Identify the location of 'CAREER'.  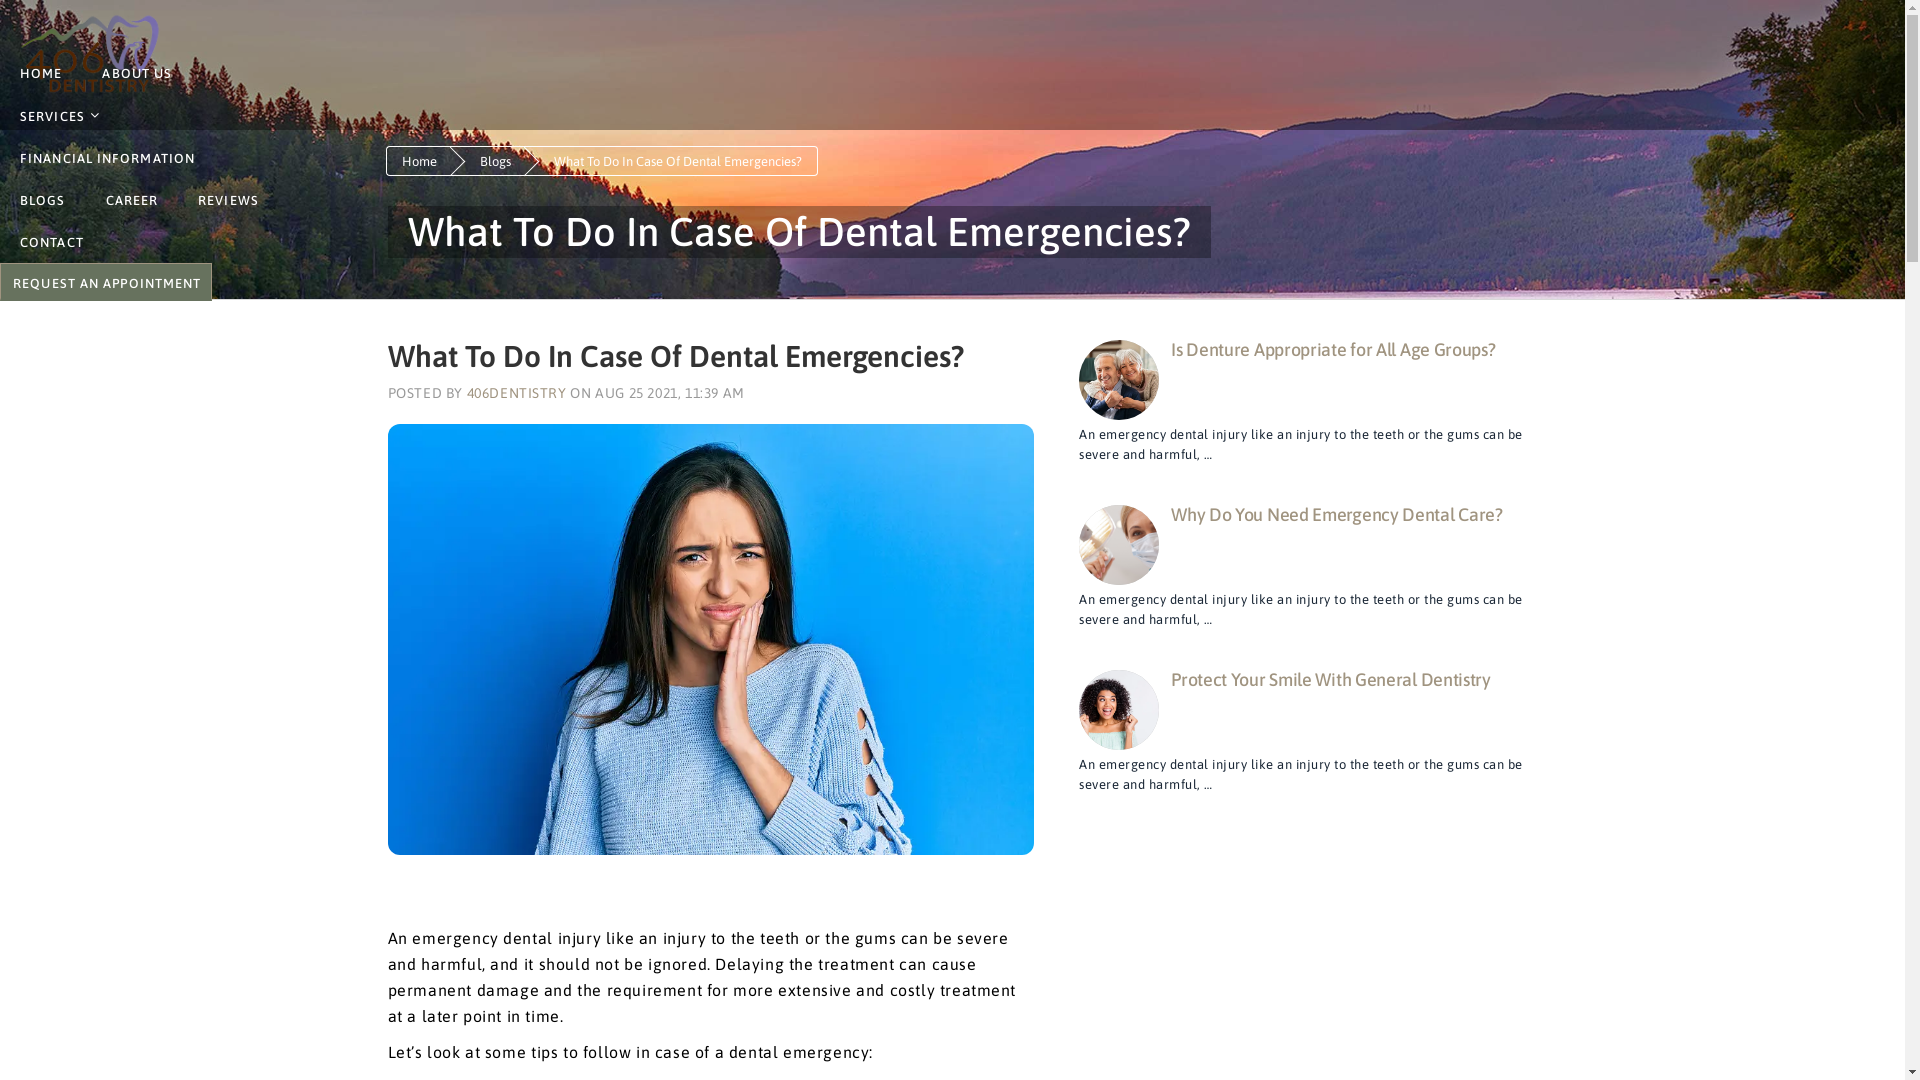
(131, 200).